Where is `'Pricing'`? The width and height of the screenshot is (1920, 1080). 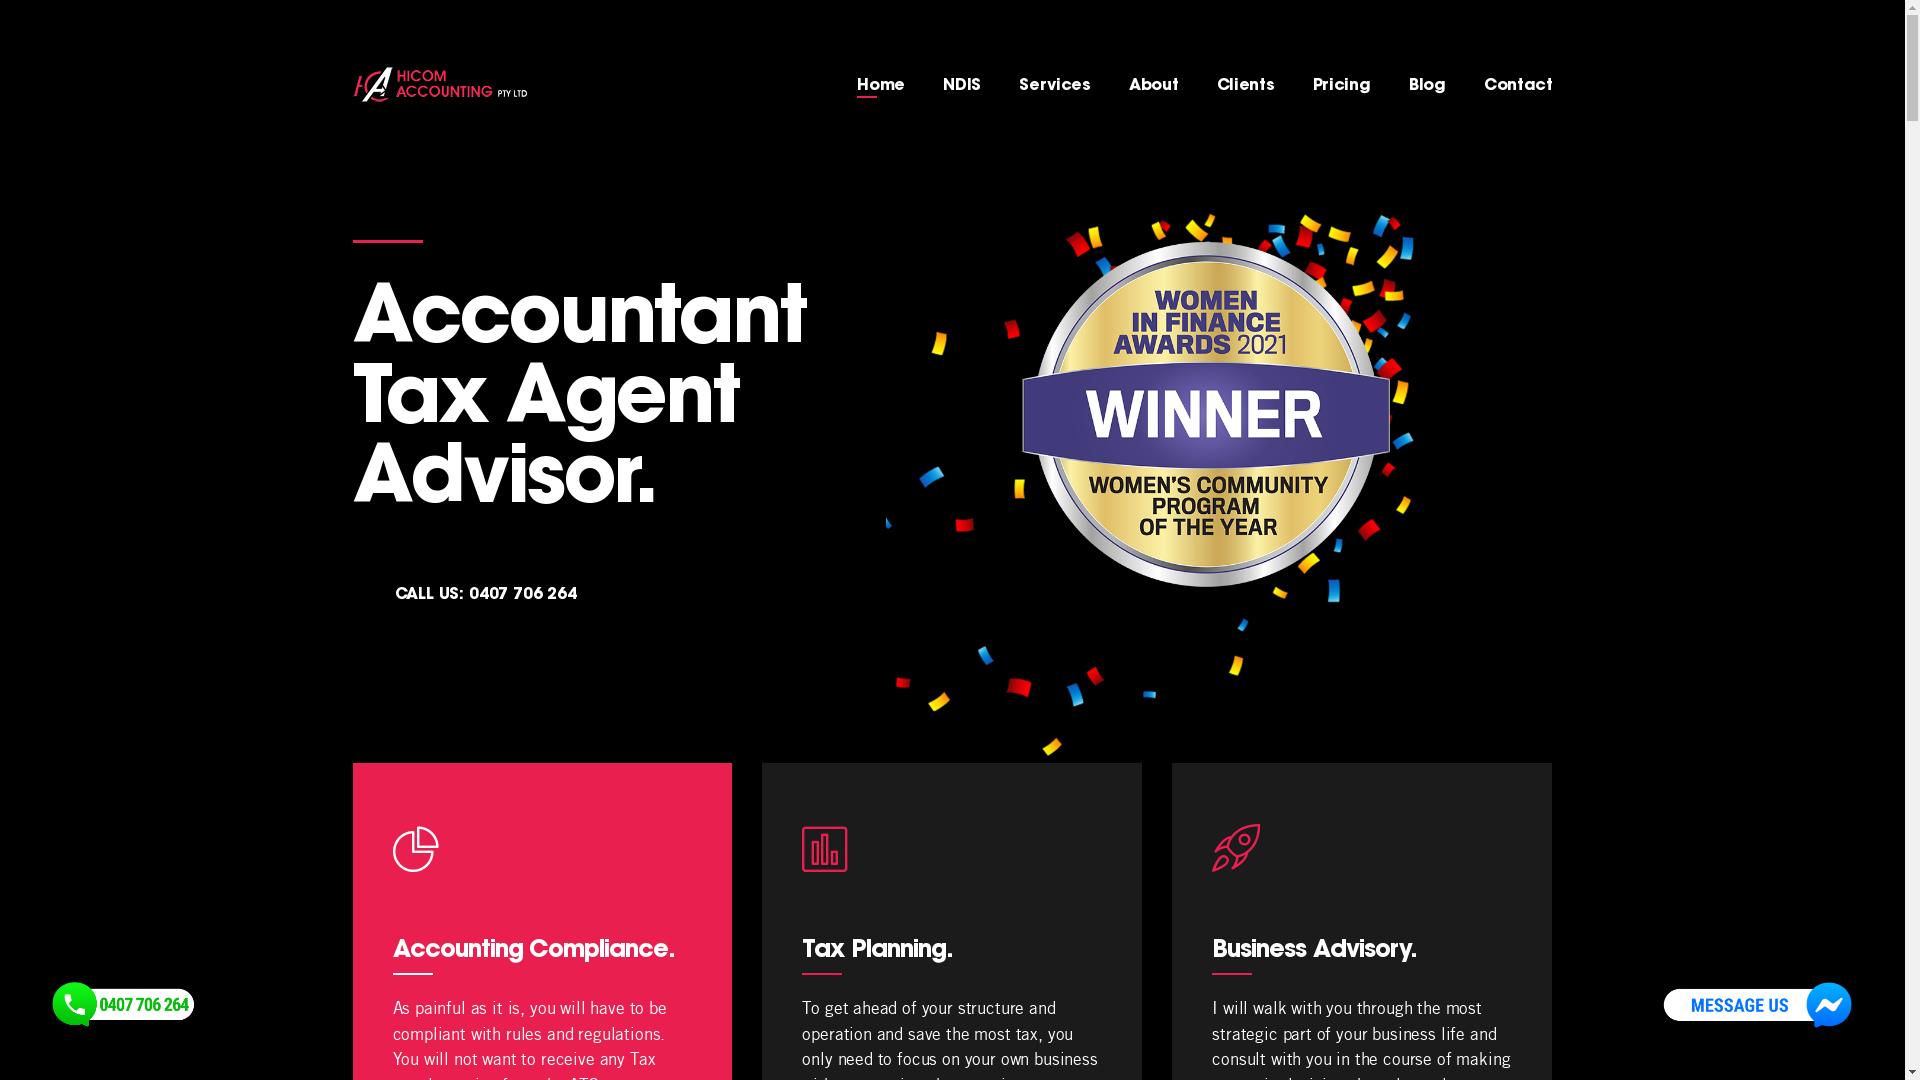 'Pricing' is located at coordinates (1342, 84).